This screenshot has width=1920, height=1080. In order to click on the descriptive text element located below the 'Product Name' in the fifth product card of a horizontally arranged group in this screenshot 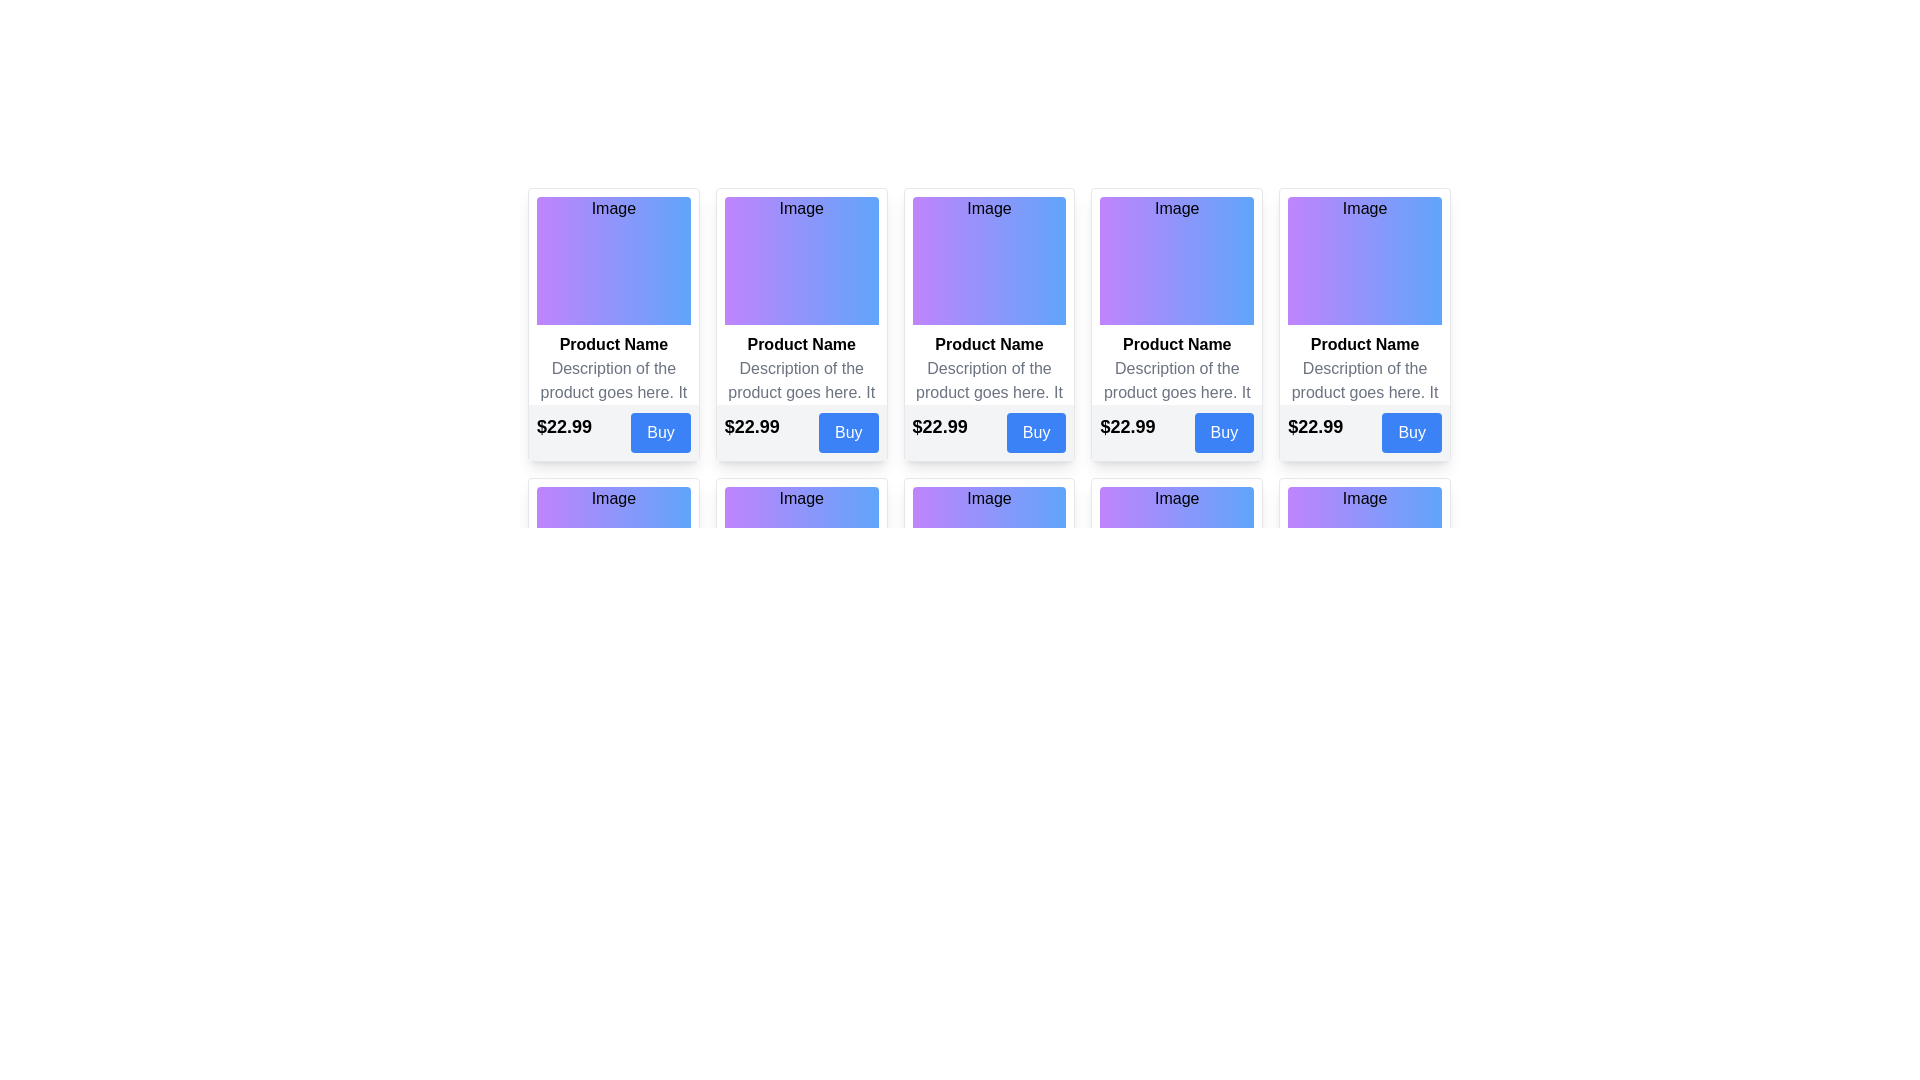, I will do `click(1364, 405)`.